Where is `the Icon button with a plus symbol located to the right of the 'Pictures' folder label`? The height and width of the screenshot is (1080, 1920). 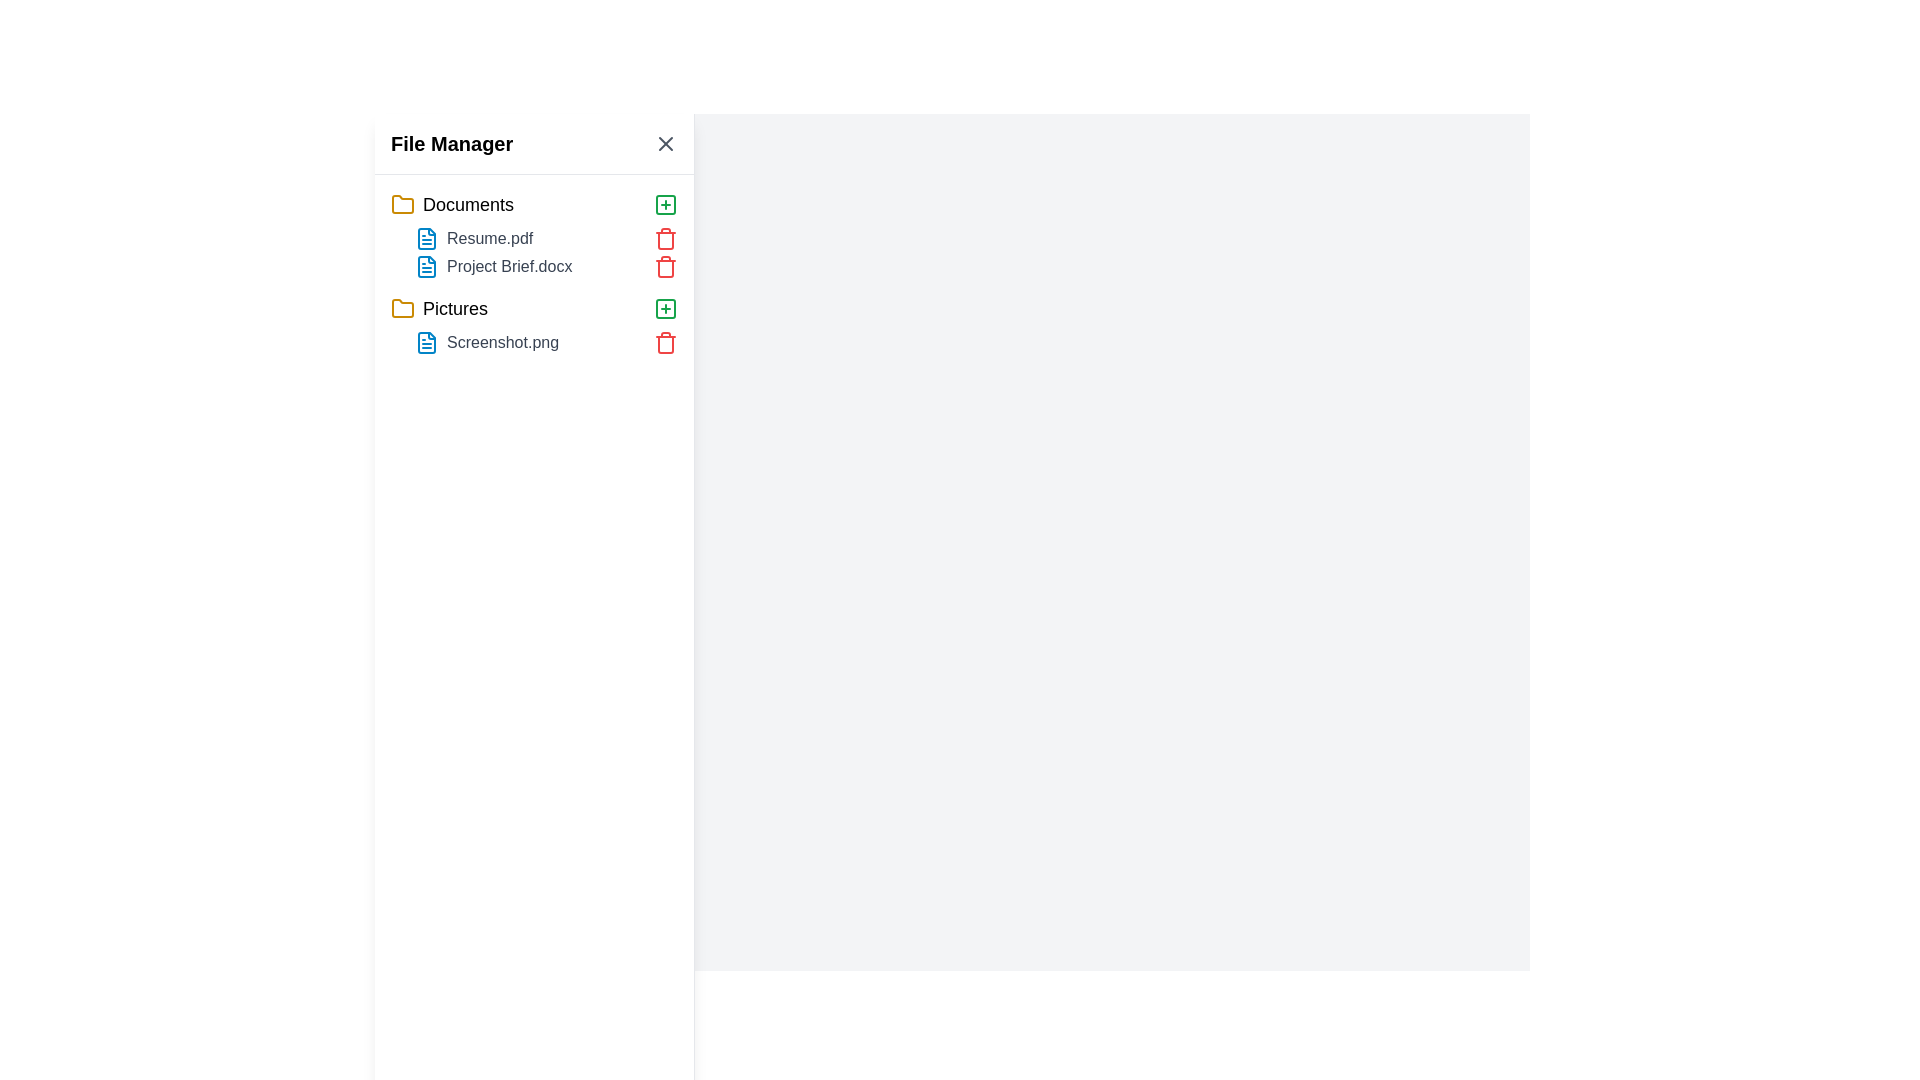
the Icon button with a plus symbol located to the right of the 'Pictures' folder label is located at coordinates (666, 308).